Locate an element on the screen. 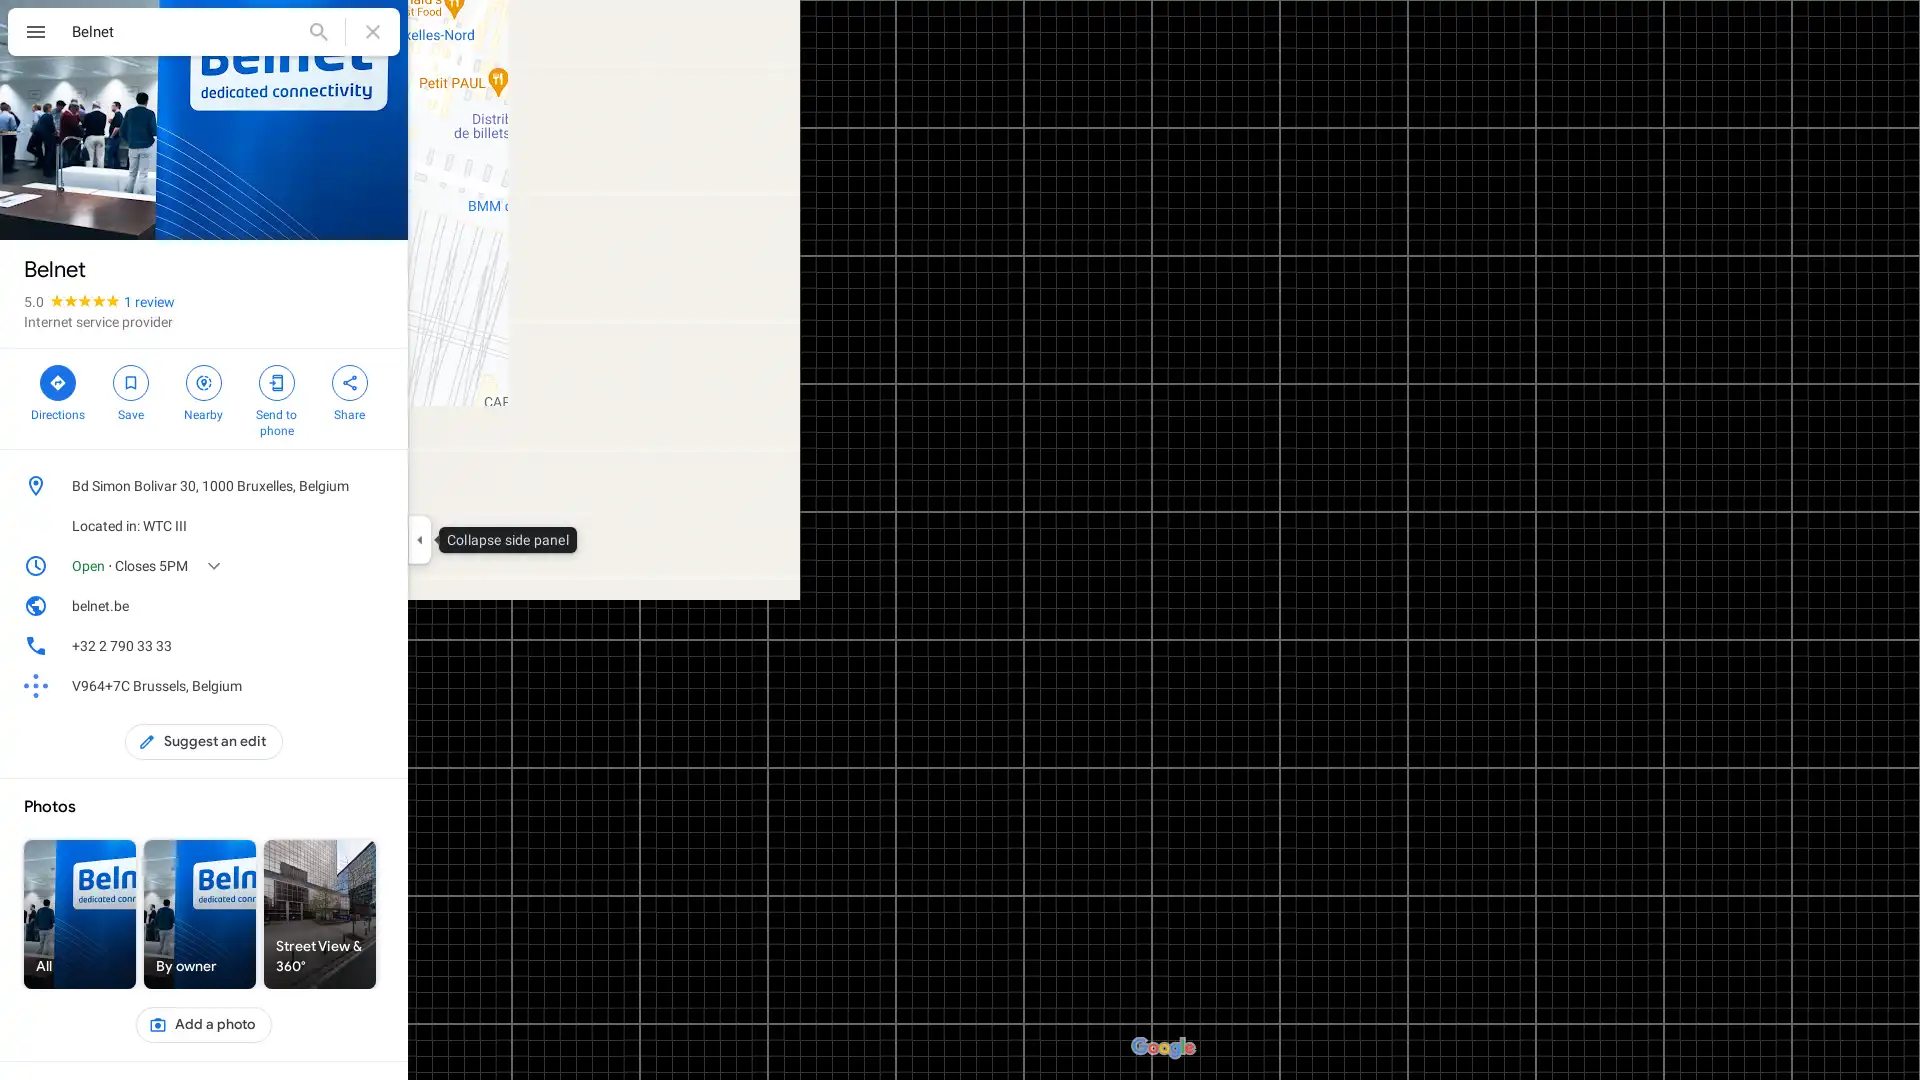 The width and height of the screenshot is (1920, 1080). 5.0 stars is located at coordinates (73, 301).